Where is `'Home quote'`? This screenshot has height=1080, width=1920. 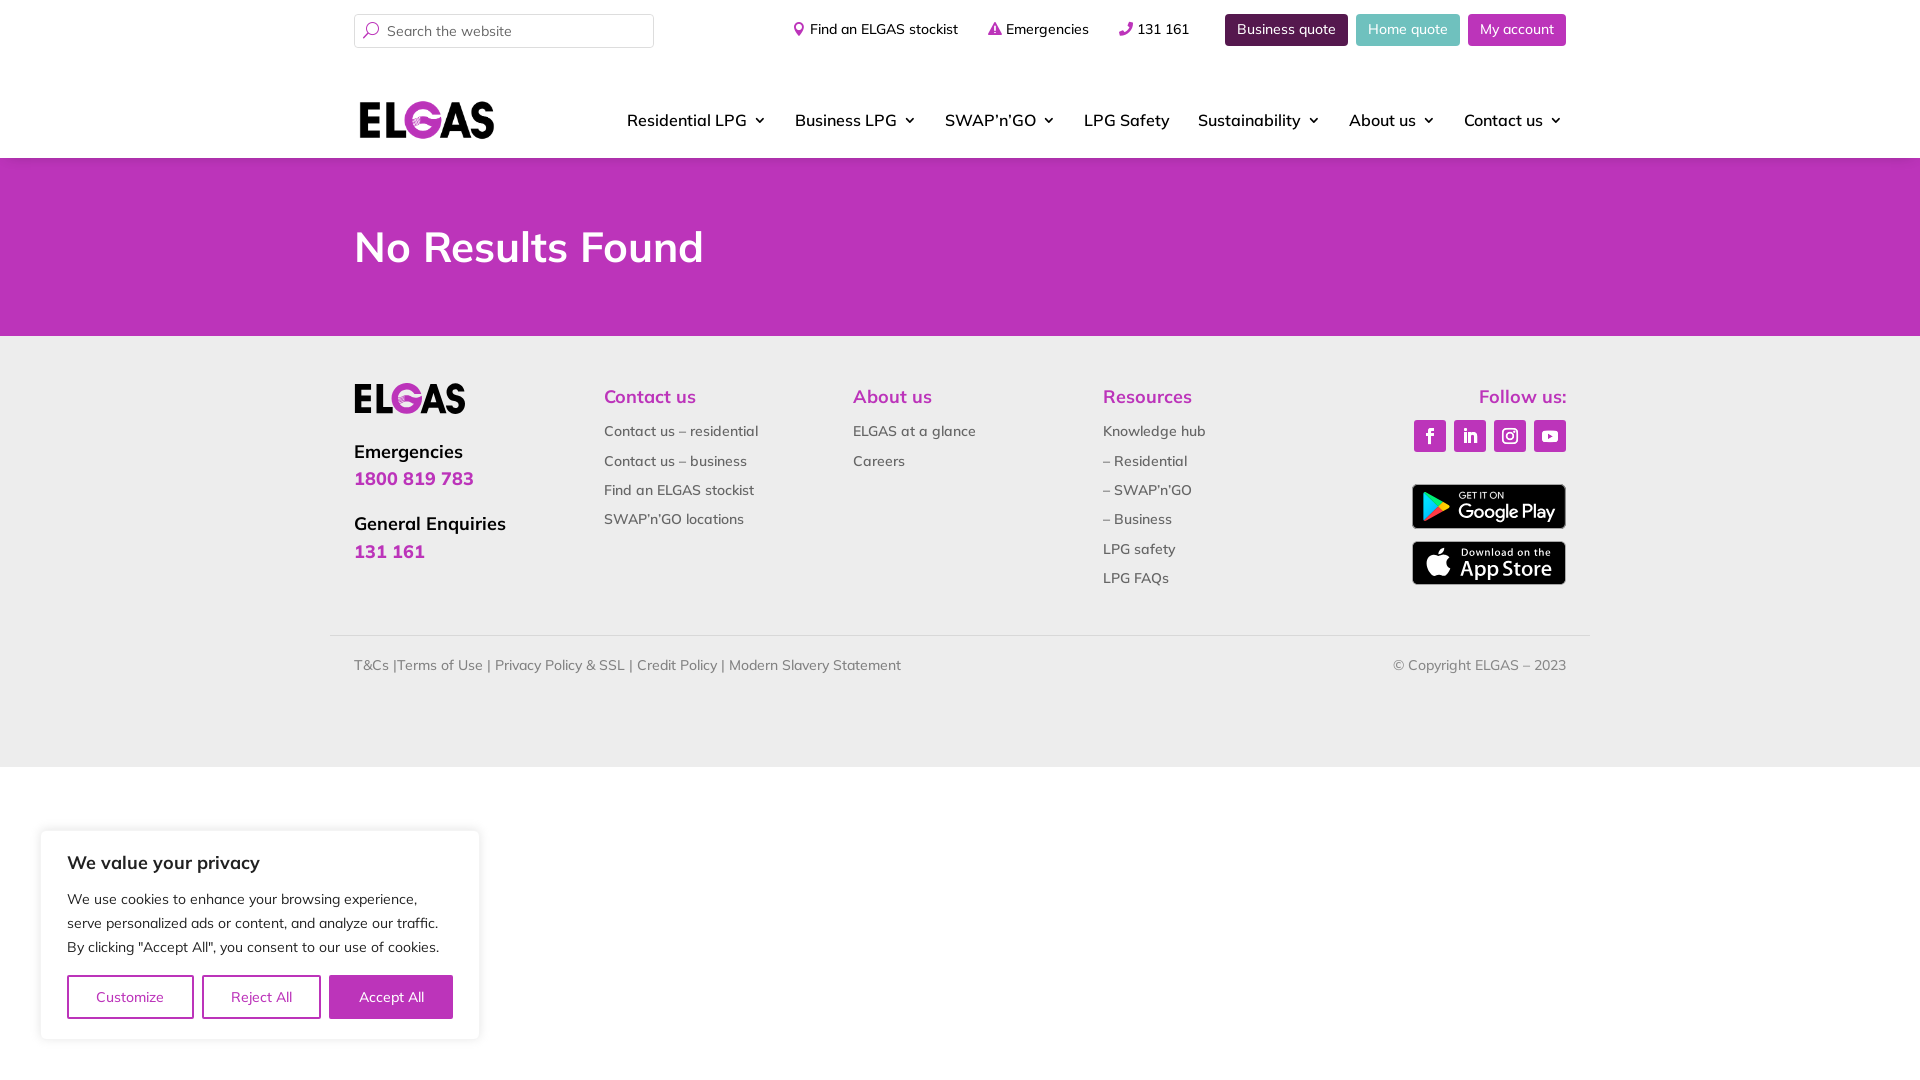 'Home quote' is located at coordinates (1406, 30).